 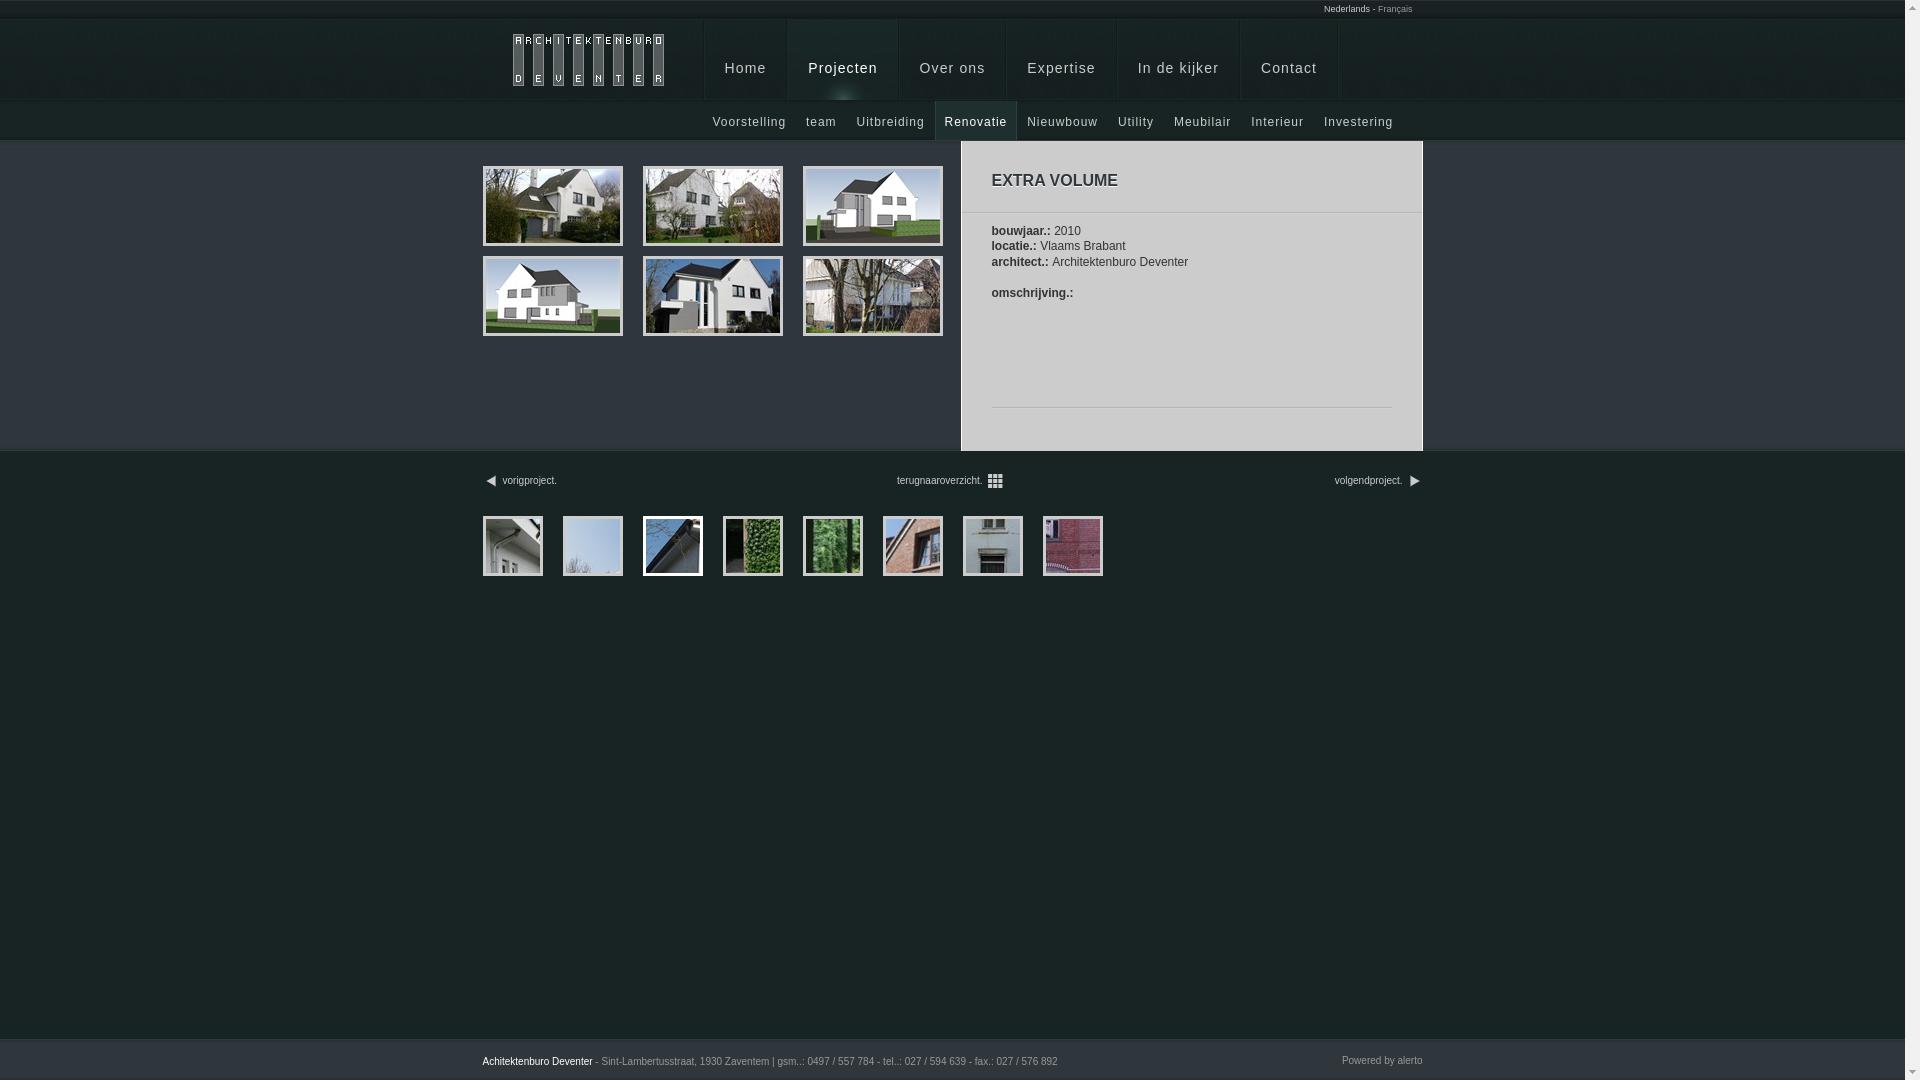 I want to click on 'Nieuwbouw', so click(x=1017, y=120).